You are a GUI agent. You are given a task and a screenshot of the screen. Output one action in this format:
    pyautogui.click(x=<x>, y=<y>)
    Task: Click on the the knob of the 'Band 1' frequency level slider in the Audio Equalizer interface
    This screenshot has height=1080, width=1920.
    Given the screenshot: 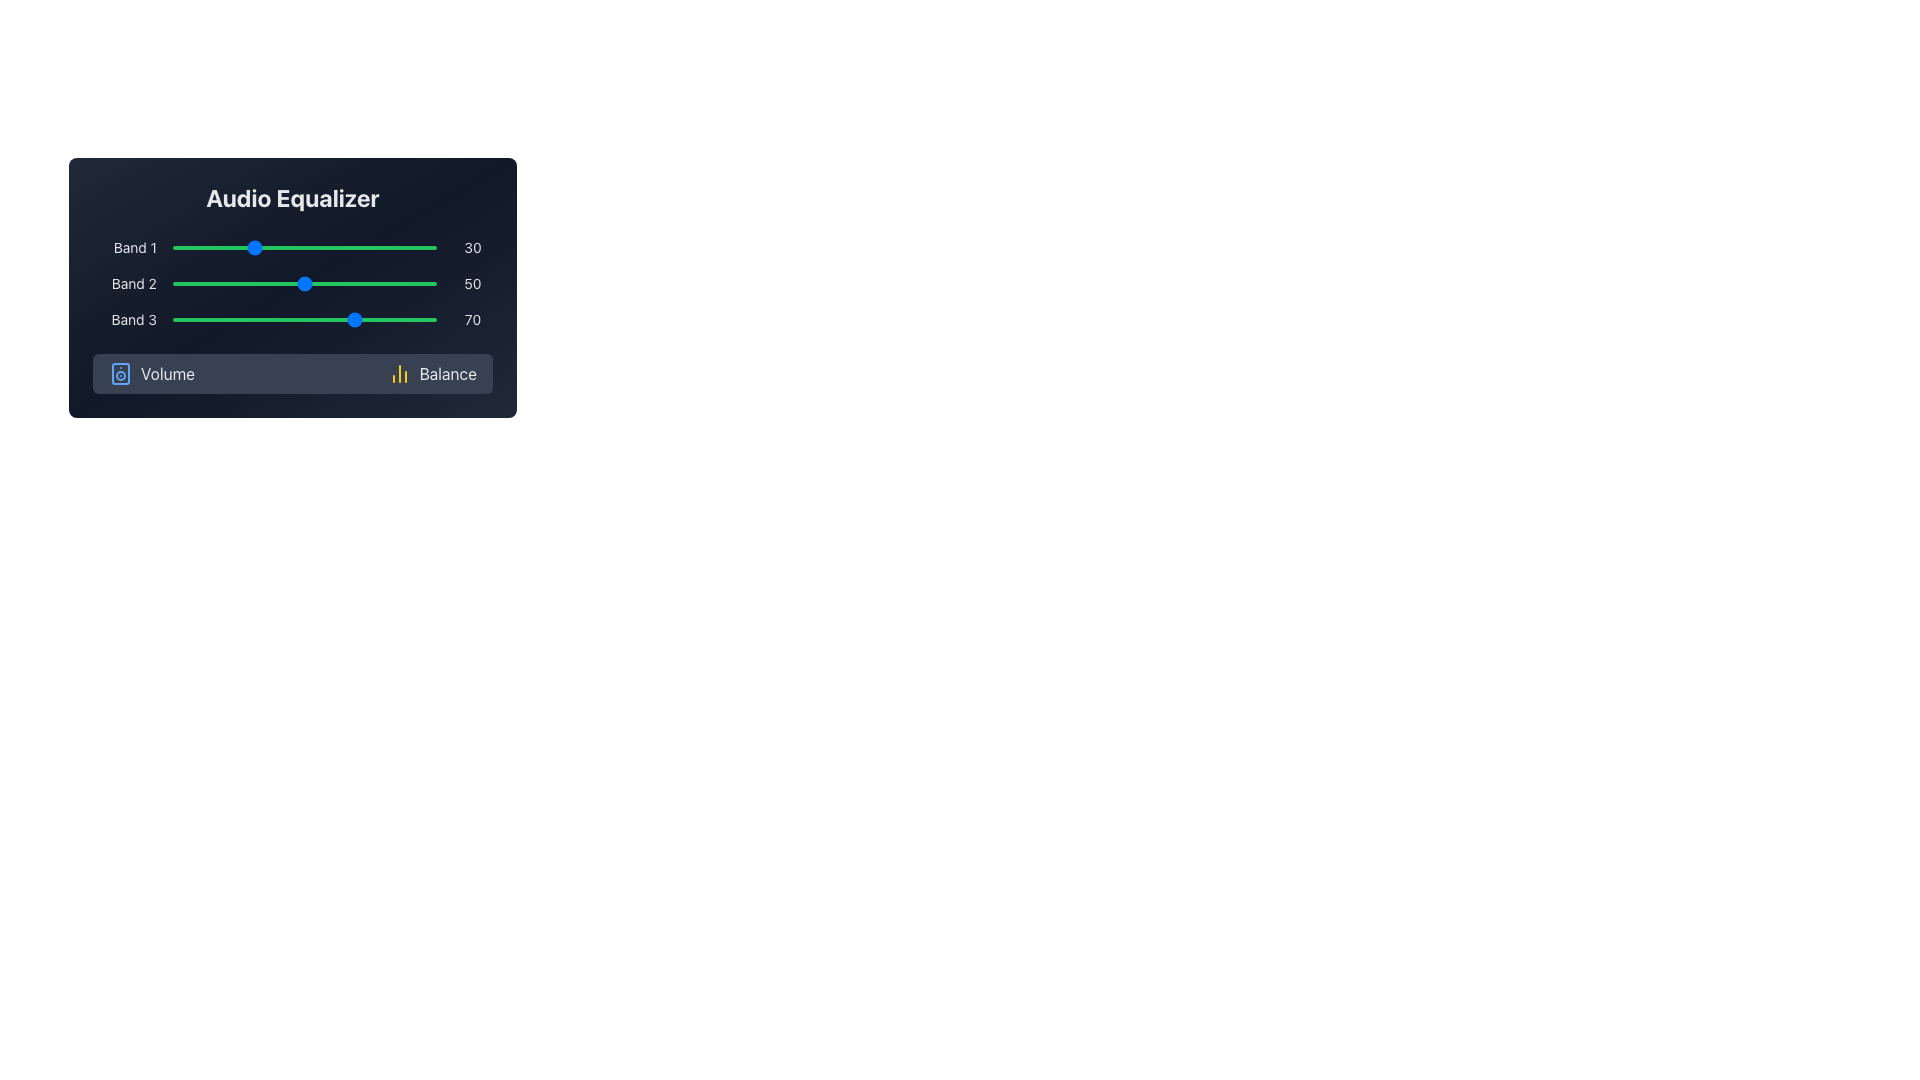 What is the action you would take?
    pyautogui.click(x=291, y=246)
    